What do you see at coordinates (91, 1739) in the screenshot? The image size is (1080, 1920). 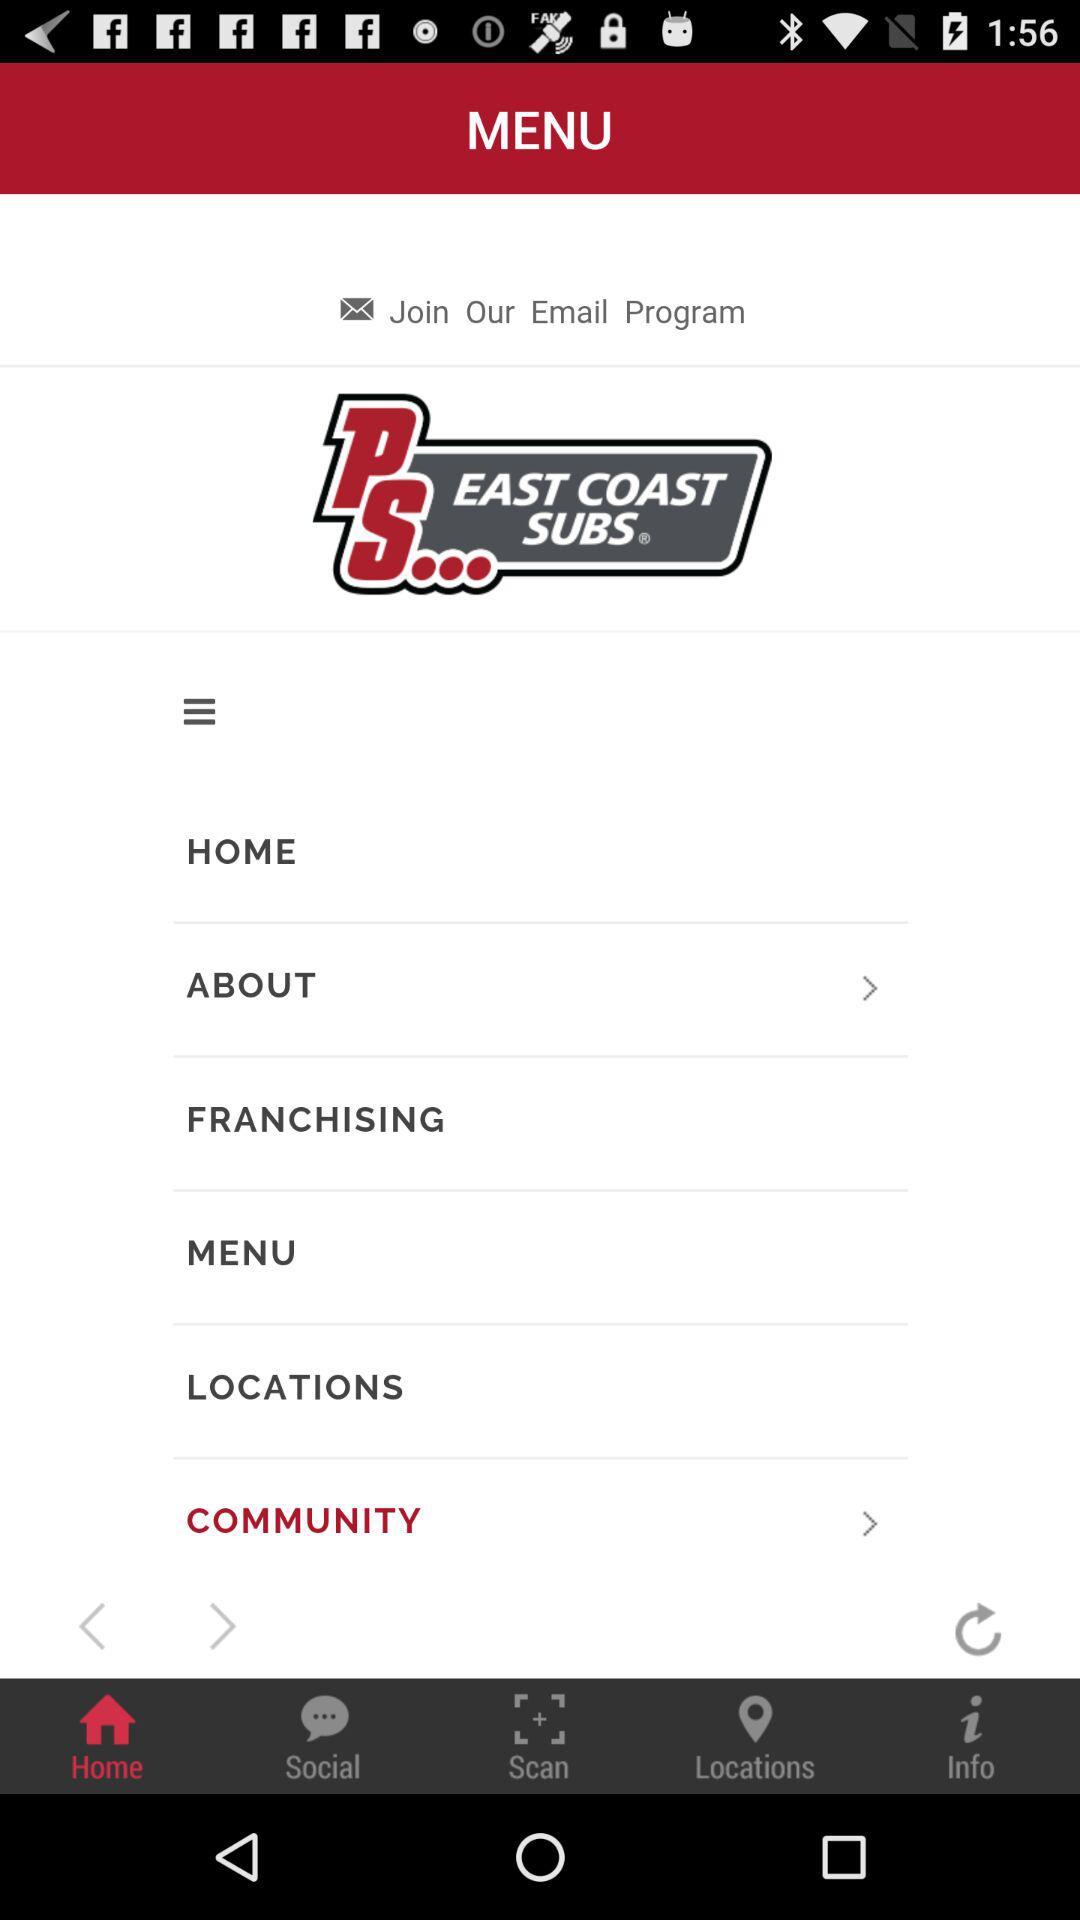 I see `the arrow_backward icon` at bounding box center [91, 1739].